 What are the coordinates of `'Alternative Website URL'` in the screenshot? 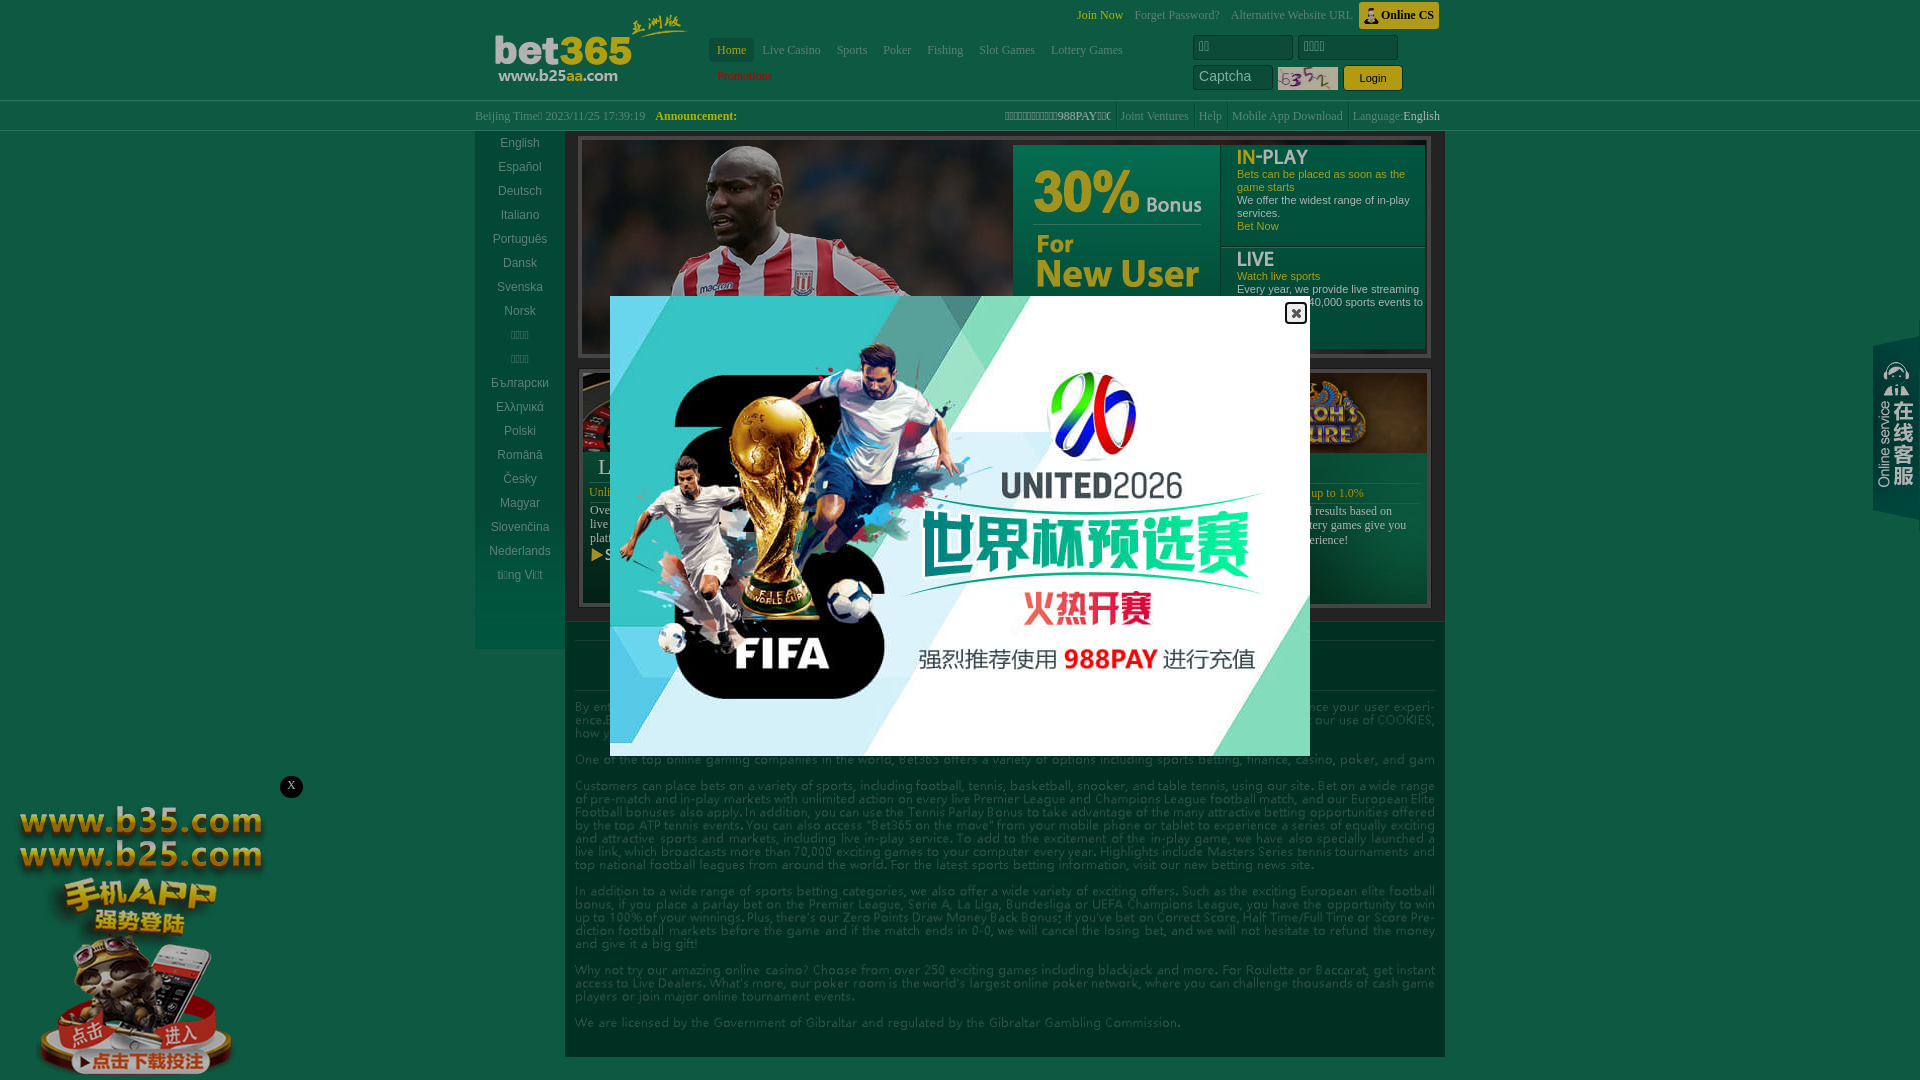 It's located at (1229, 15).